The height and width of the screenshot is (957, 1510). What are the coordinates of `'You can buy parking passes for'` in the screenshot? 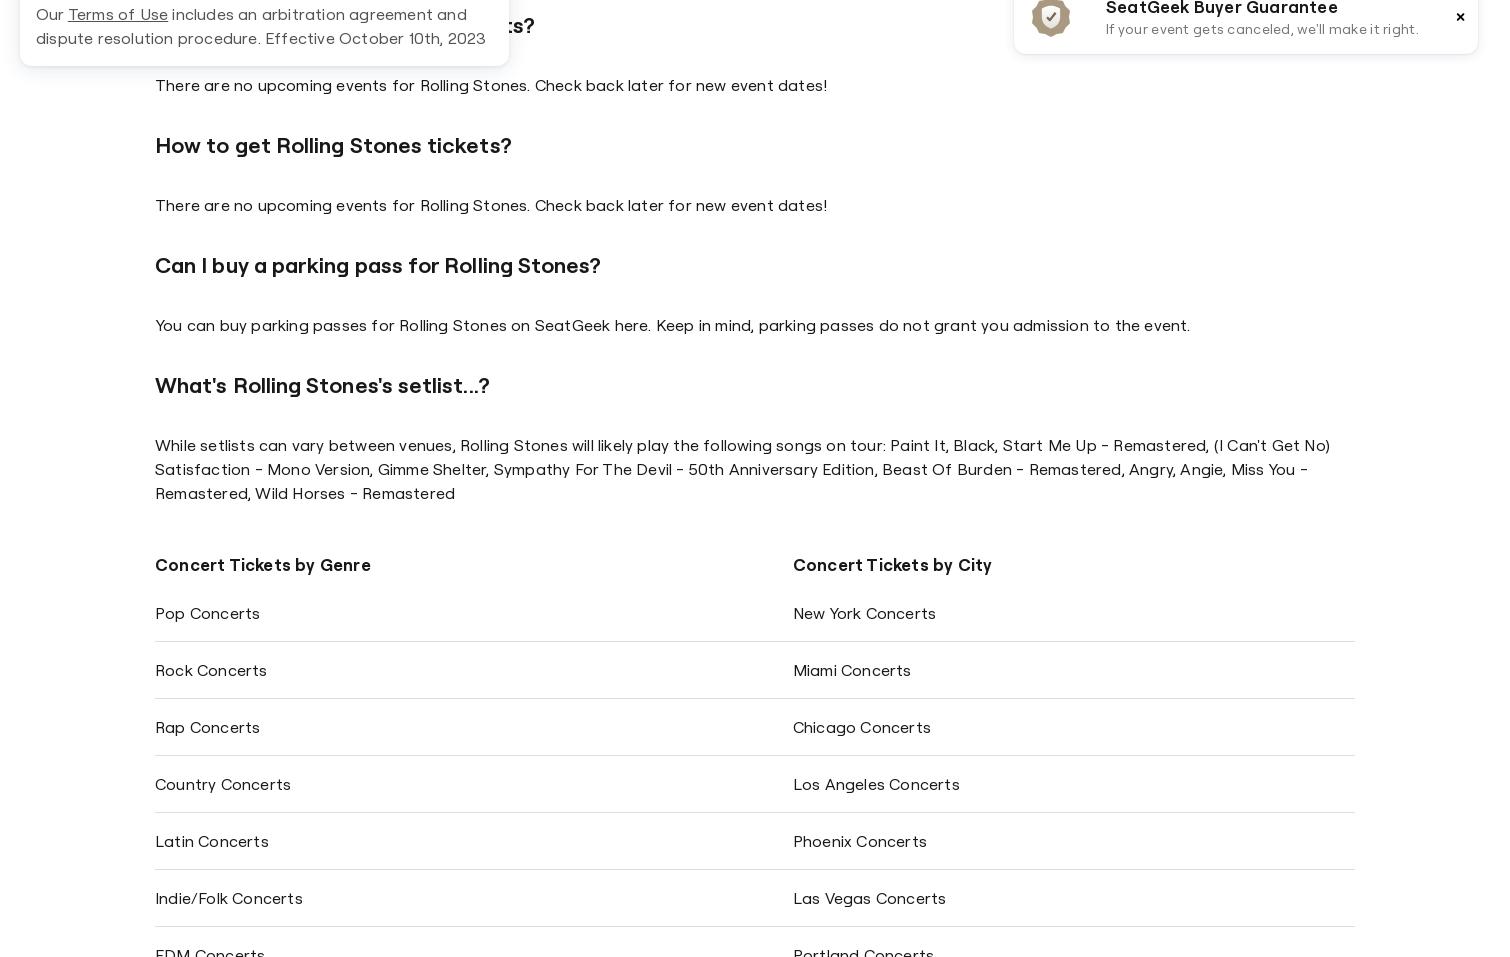 It's located at (276, 324).